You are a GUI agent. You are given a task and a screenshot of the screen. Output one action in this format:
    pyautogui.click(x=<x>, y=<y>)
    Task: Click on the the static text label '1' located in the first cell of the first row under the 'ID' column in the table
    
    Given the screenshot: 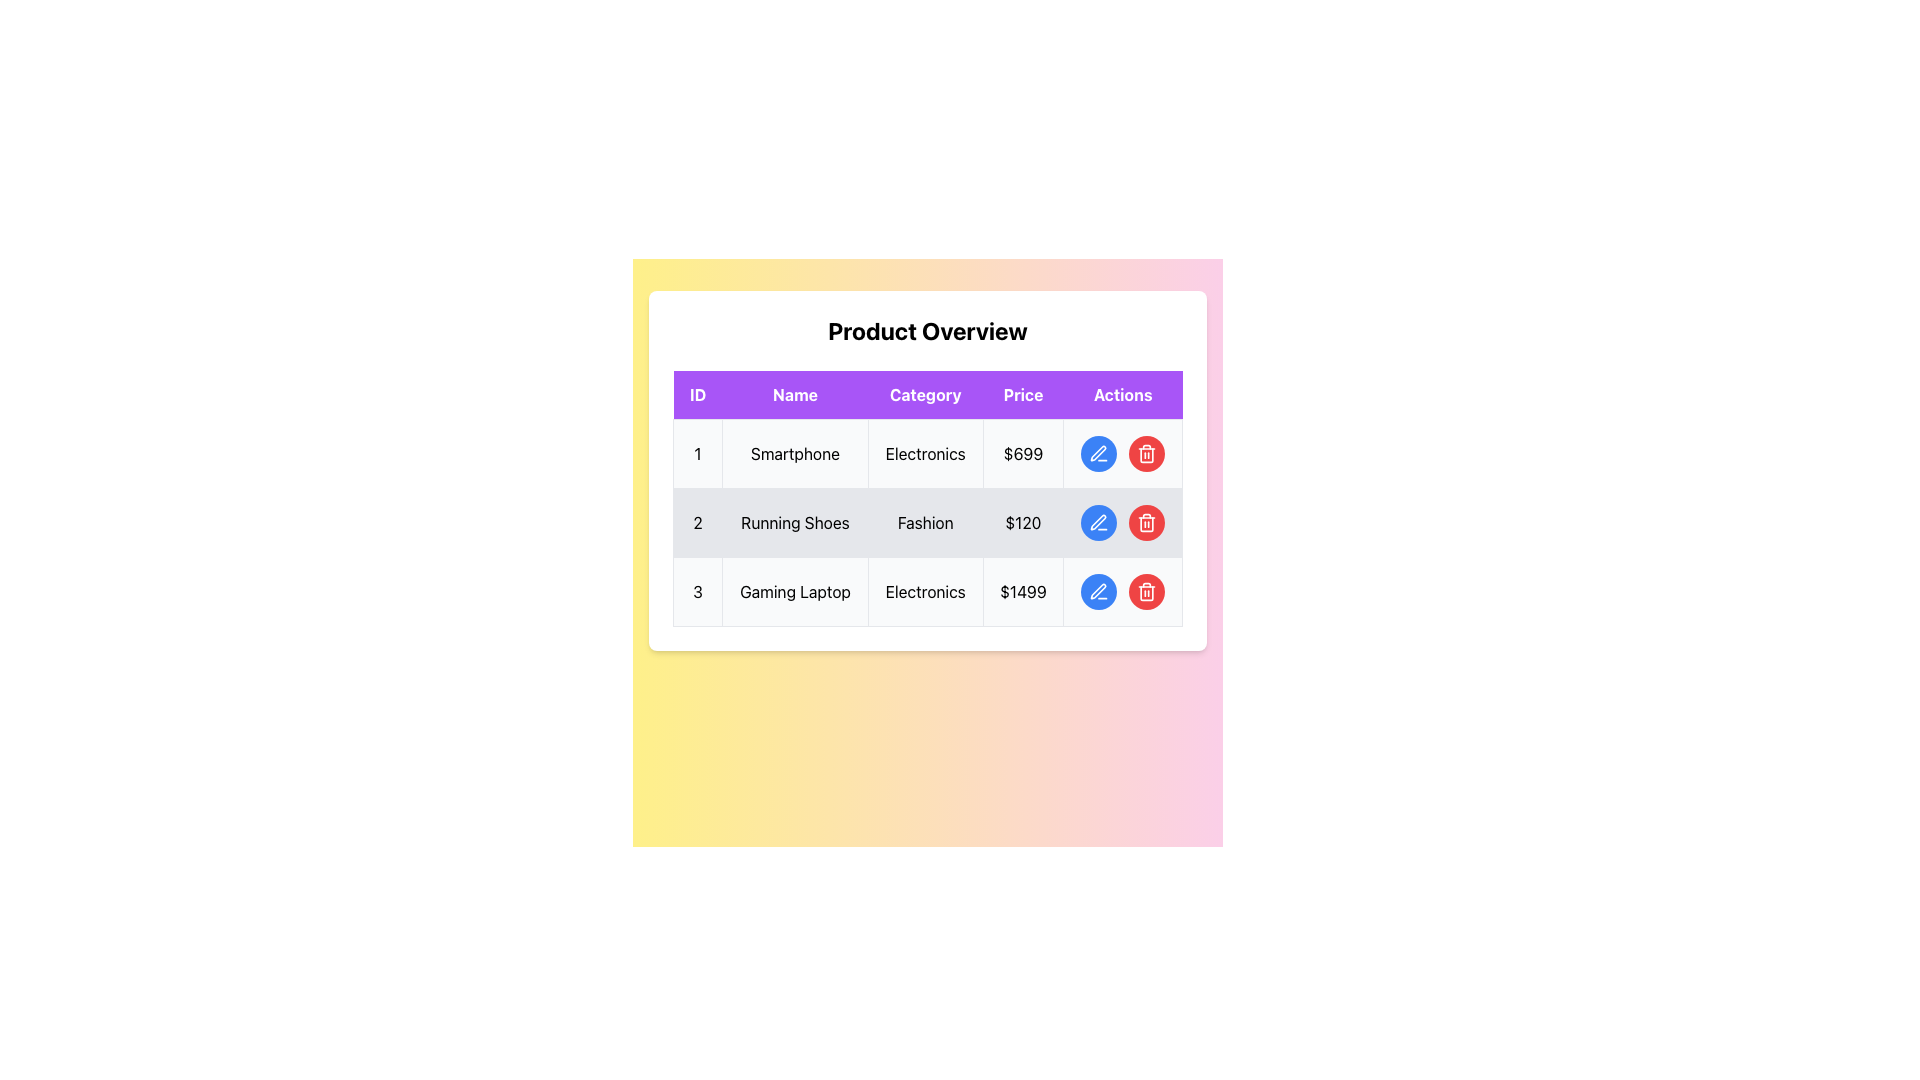 What is the action you would take?
    pyautogui.click(x=698, y=454)
    